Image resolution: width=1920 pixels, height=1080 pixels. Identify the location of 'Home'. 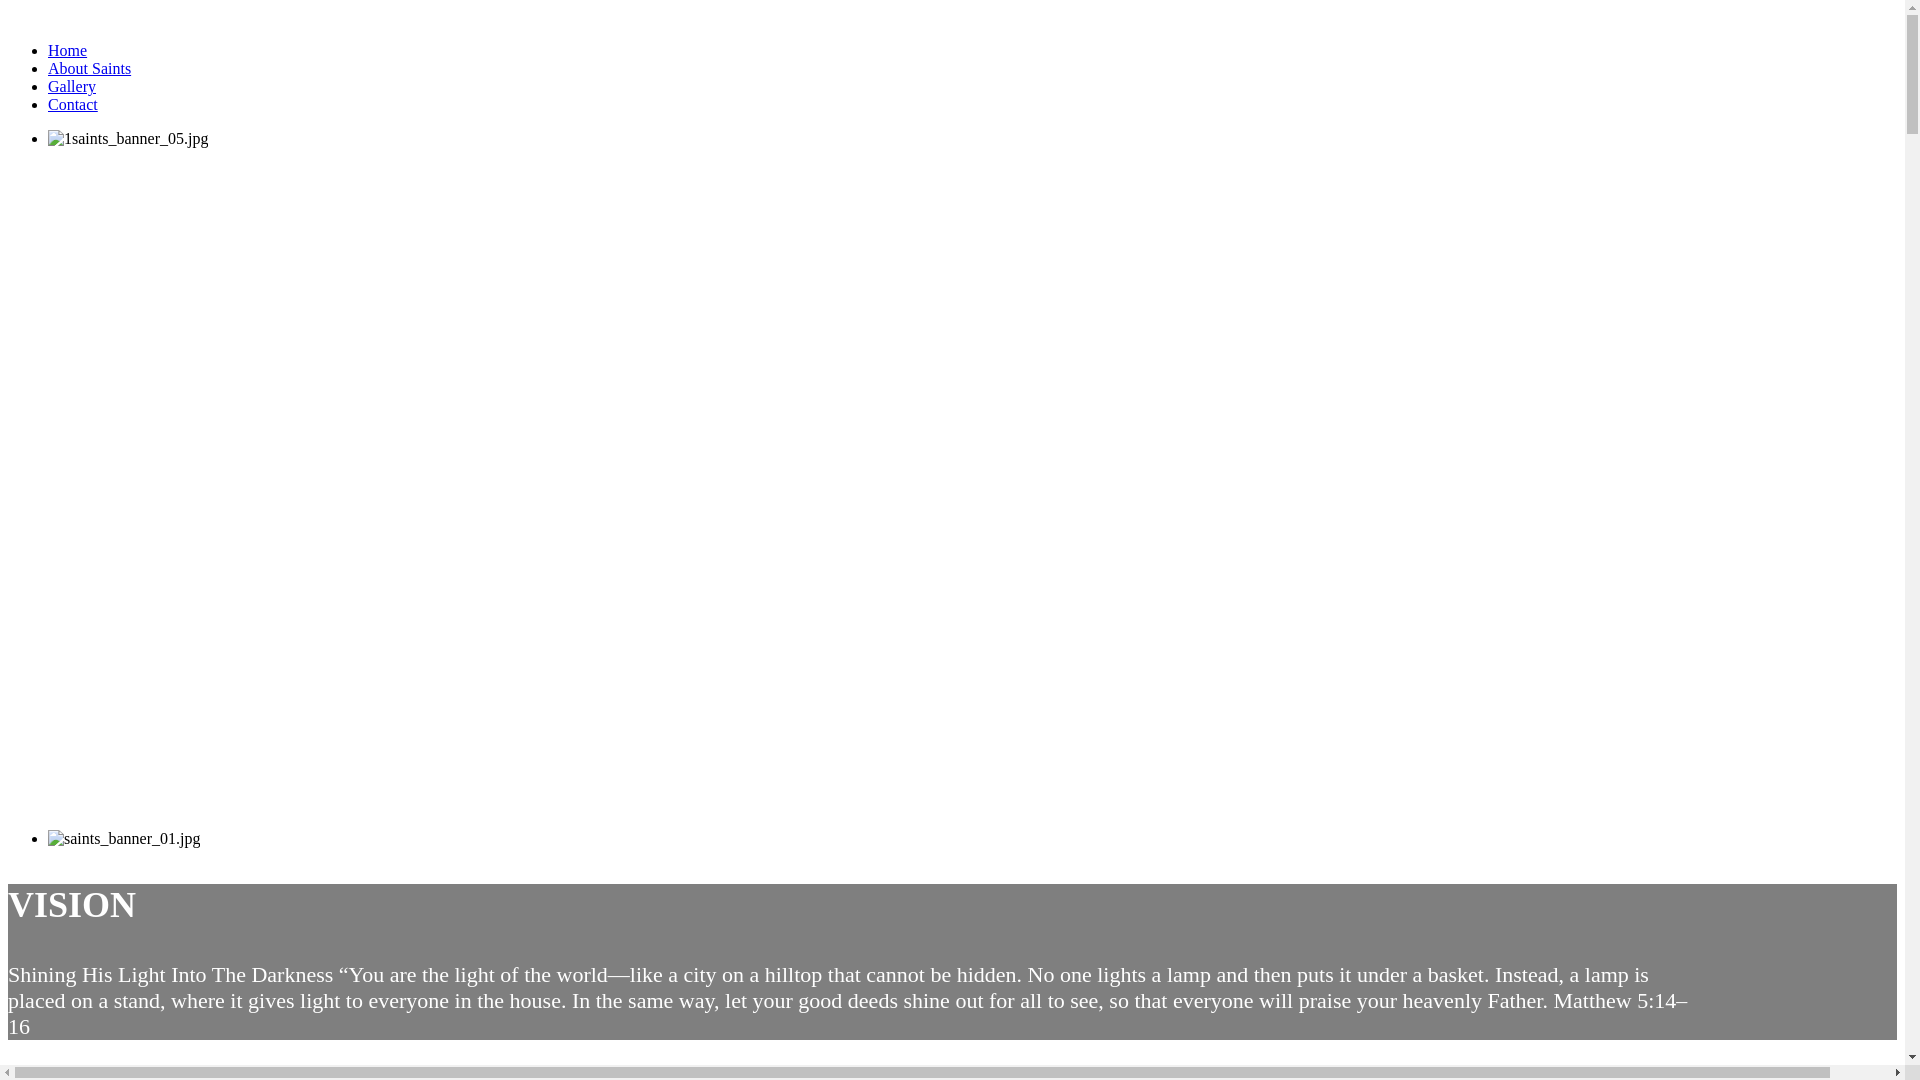
(67, 49).